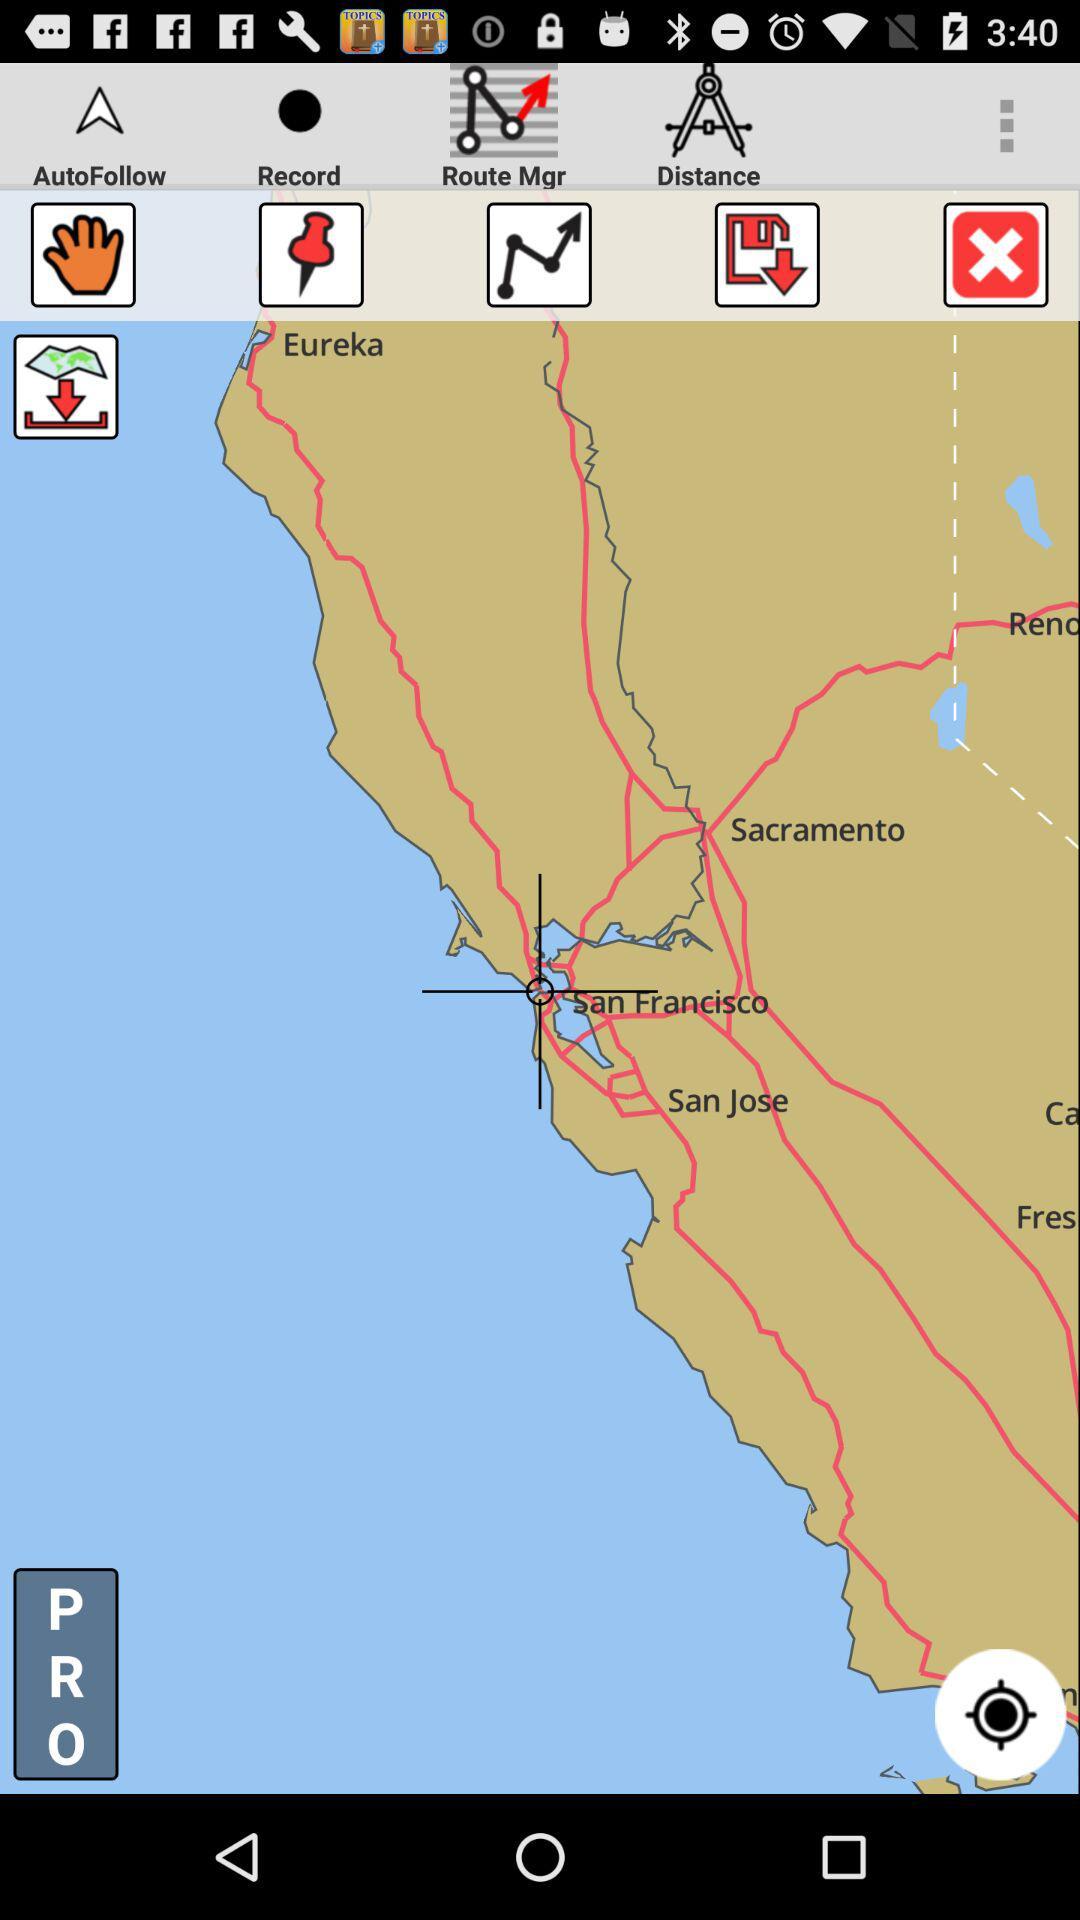  Describe the element at coordinates (64, 1674) in the screenshot. I see `the item at the bottom left corner` at that location.